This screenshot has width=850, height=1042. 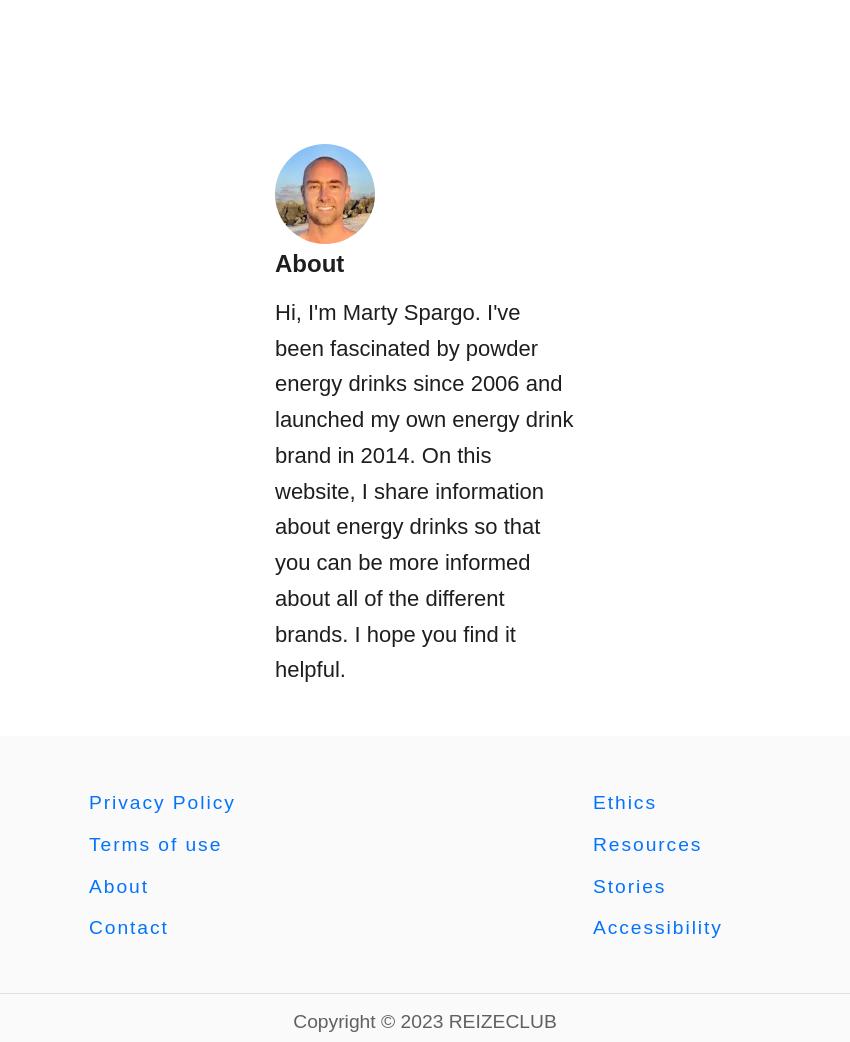 What do you see at coordinates (423, 490) in the screenshot?
I see `'Hi, I'm Marty Spargo. I've been fascinated by powder energy drinks since 2006 and launched my own energy drink brand in 2014. On this website, I share information about energy drinks so that you can be more informed about all of the different brands. I hope you find it helpful.'` at bounding box center [423, 490].